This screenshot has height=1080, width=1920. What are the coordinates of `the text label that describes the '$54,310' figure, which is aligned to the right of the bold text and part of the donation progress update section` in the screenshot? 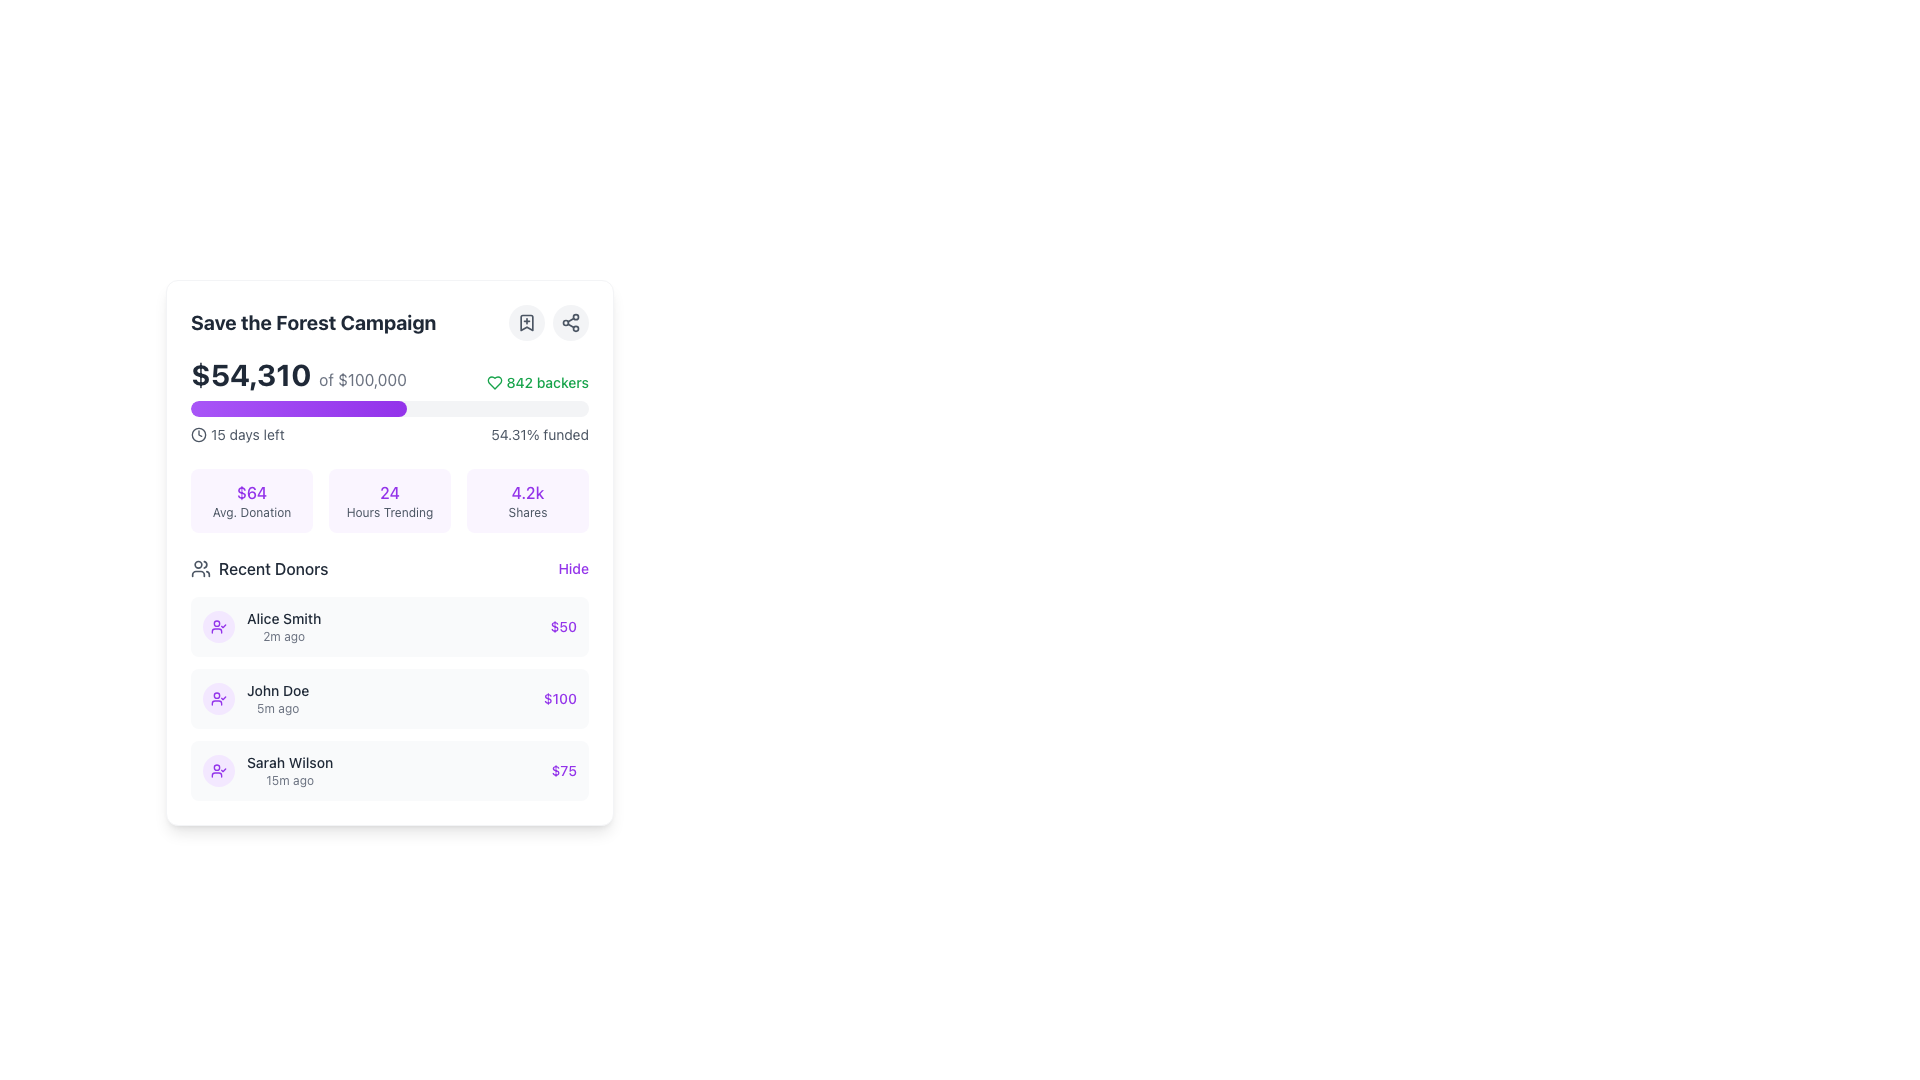 It's located at (363, 380).